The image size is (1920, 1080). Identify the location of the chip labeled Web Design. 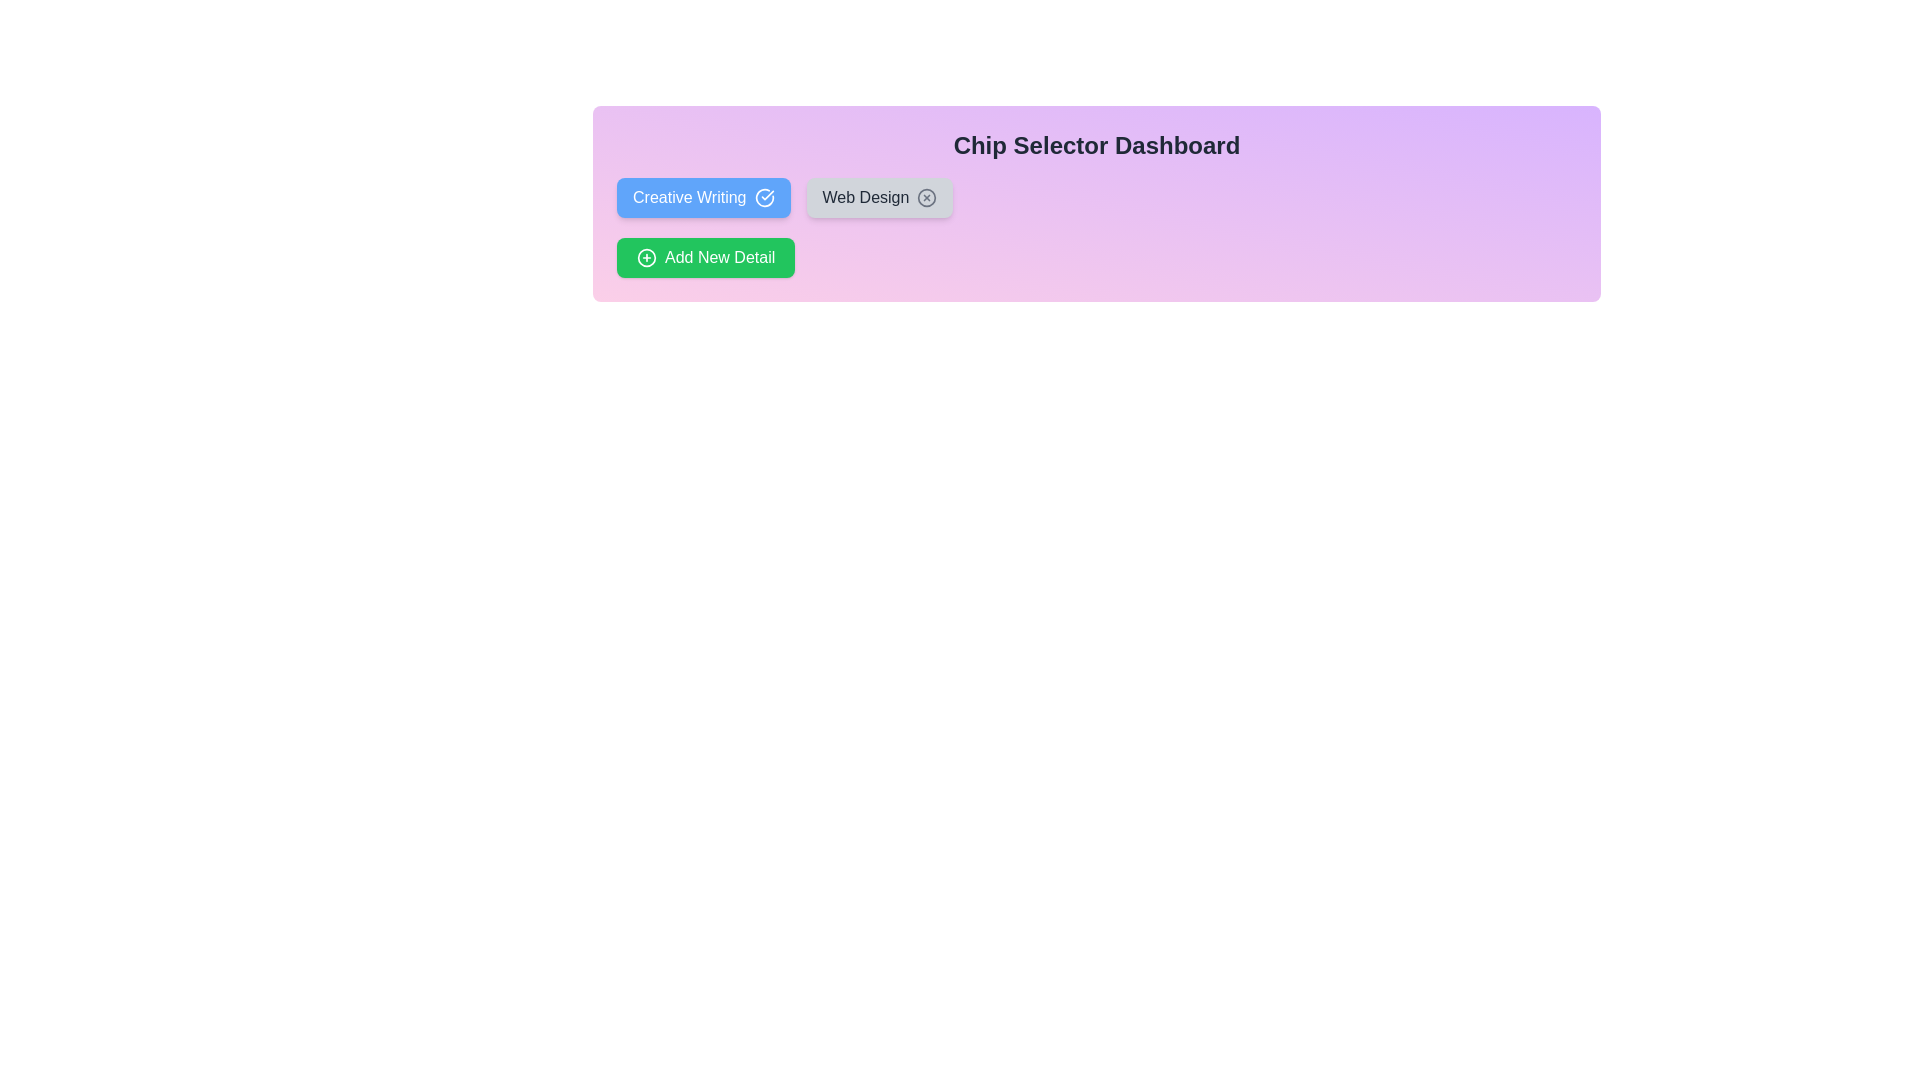
(879, 197).